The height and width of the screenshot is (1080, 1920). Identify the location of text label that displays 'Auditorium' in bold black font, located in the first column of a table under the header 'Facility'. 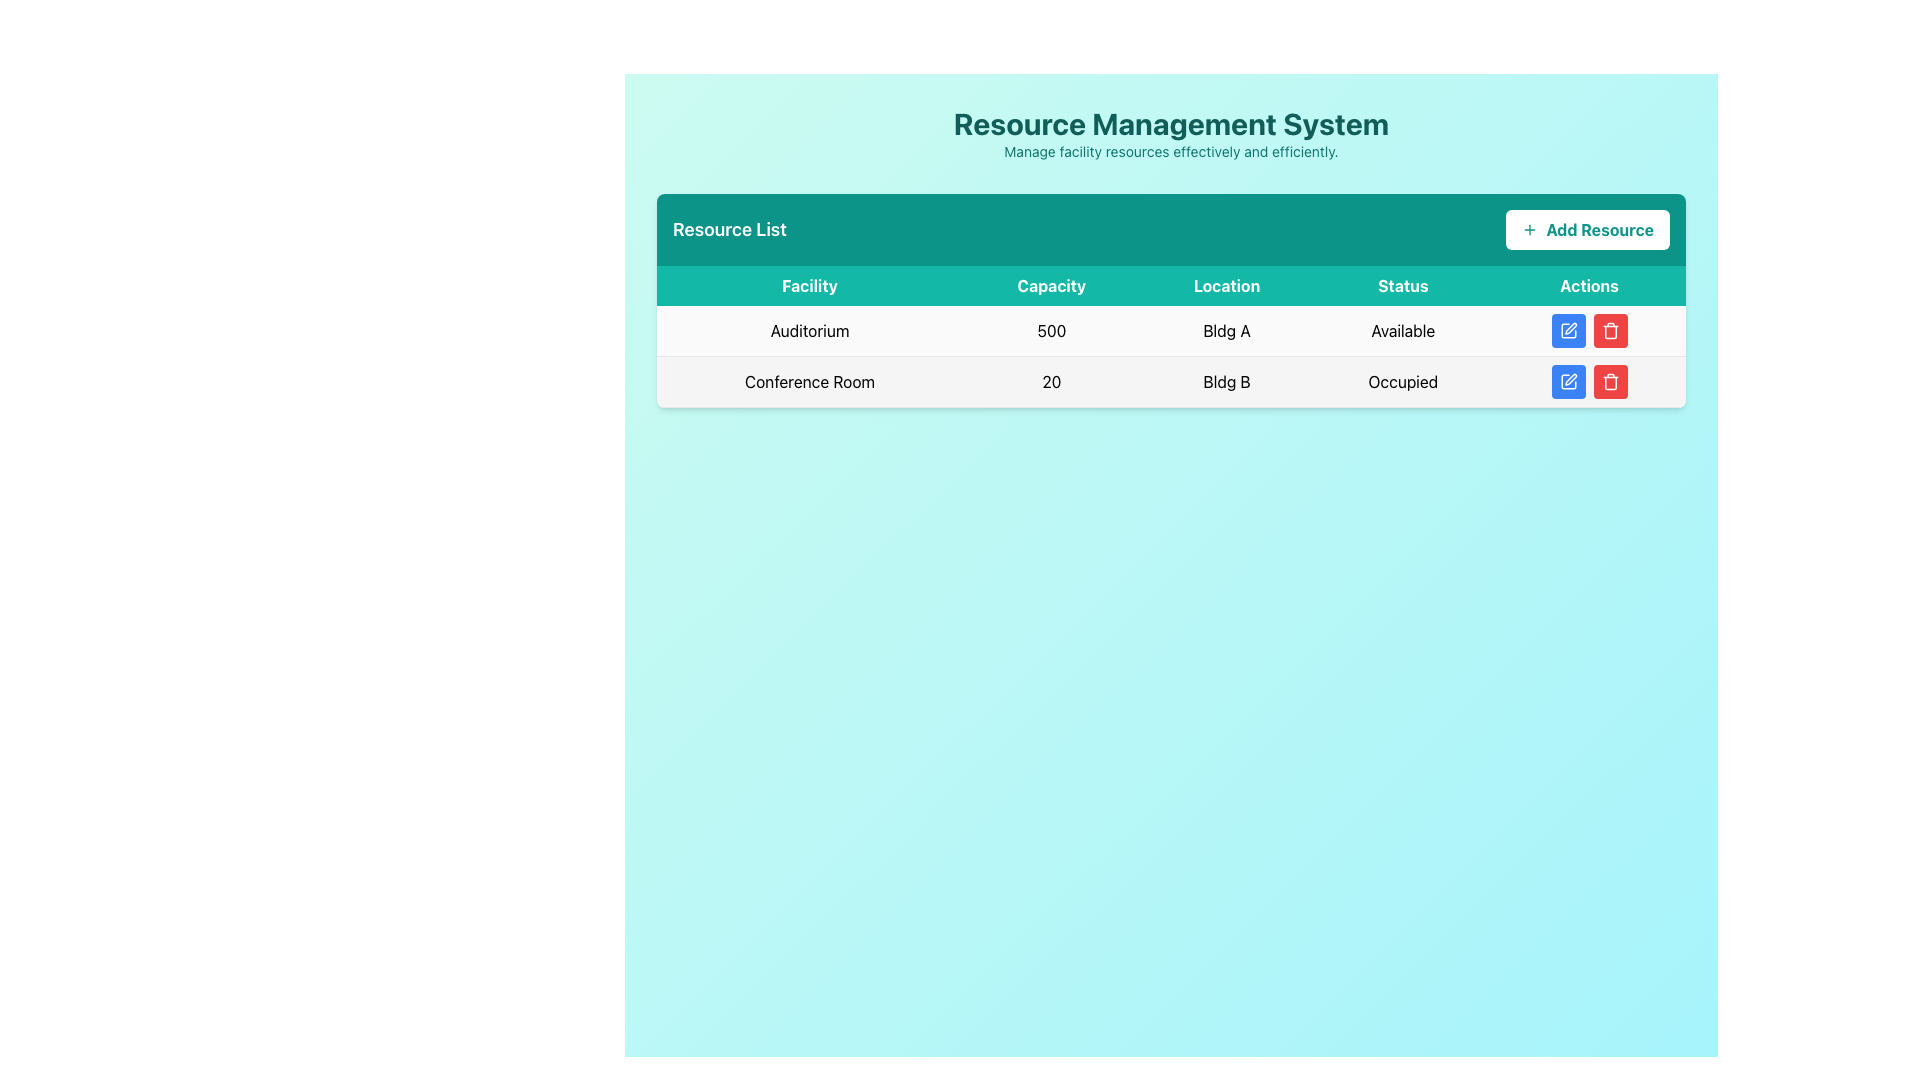
(810, 330).